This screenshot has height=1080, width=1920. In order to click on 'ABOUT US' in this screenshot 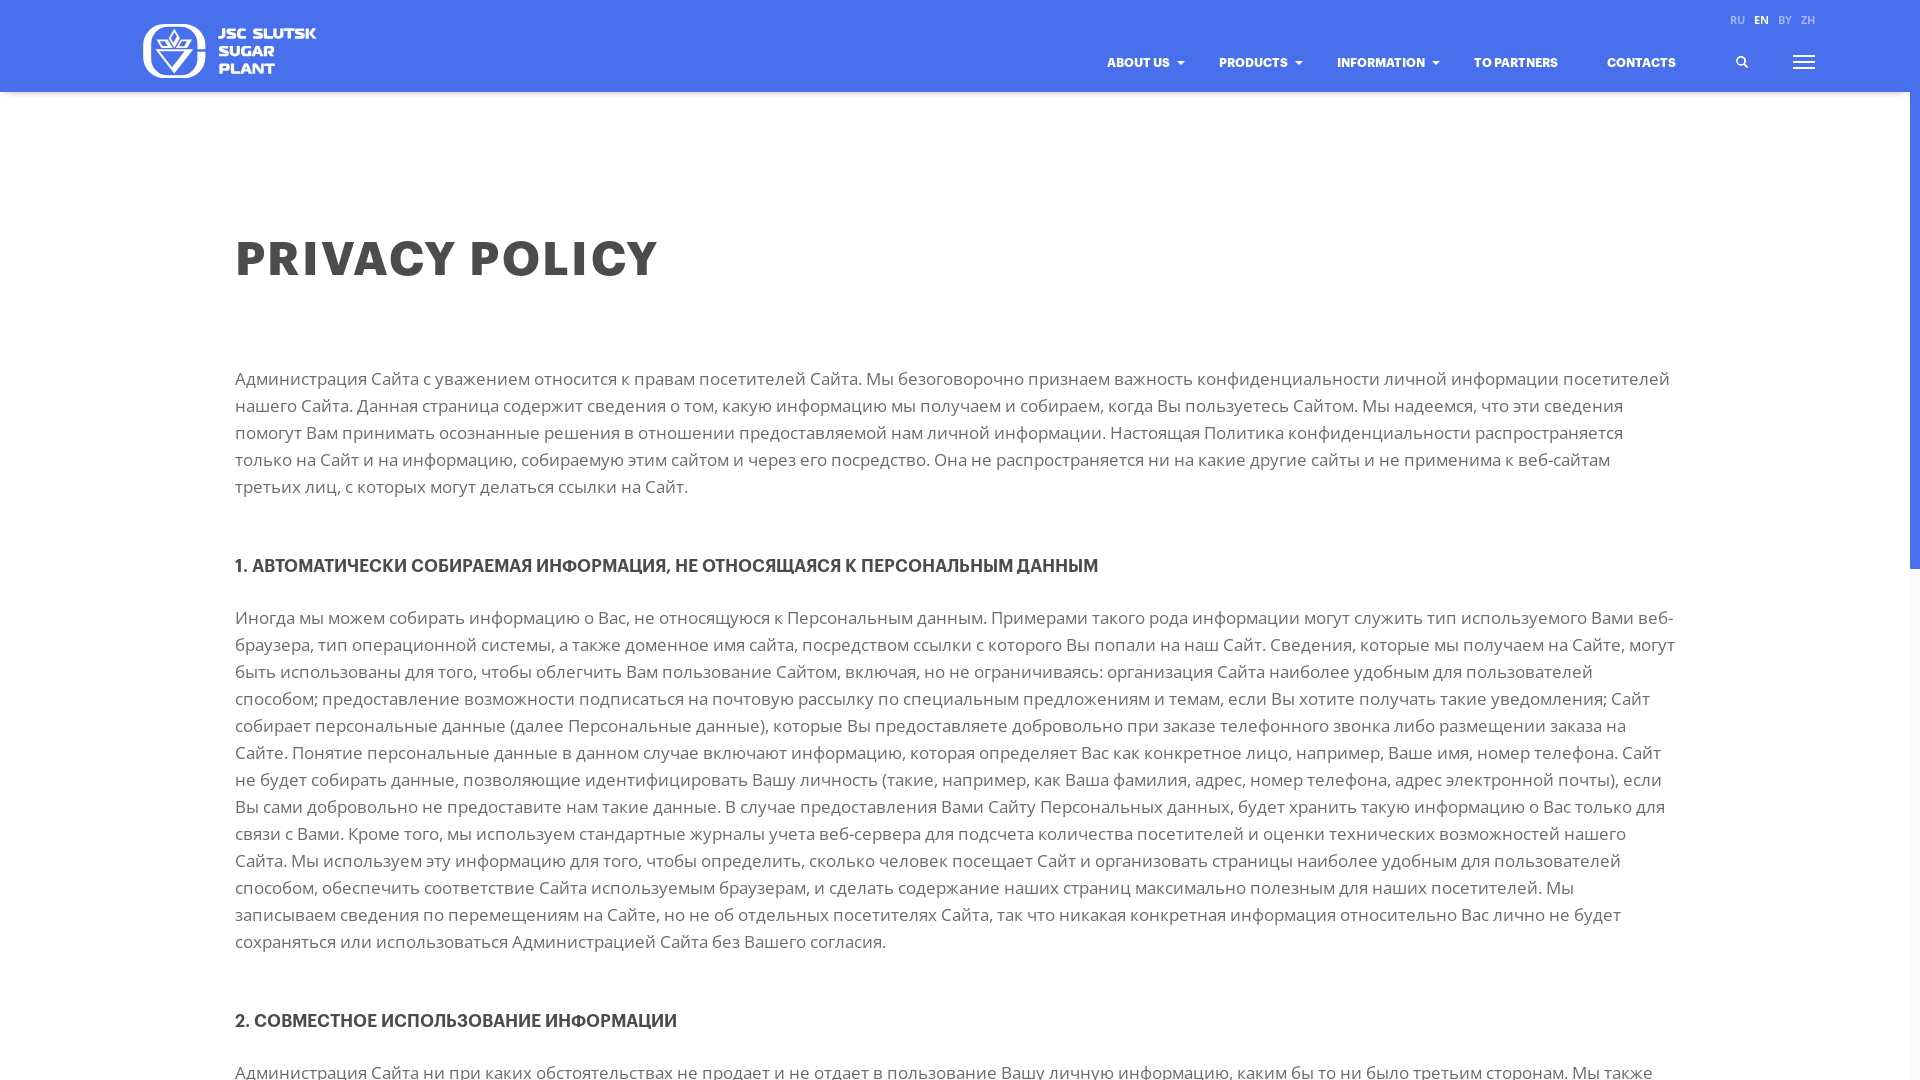, I will do `click(1145, 79)`.